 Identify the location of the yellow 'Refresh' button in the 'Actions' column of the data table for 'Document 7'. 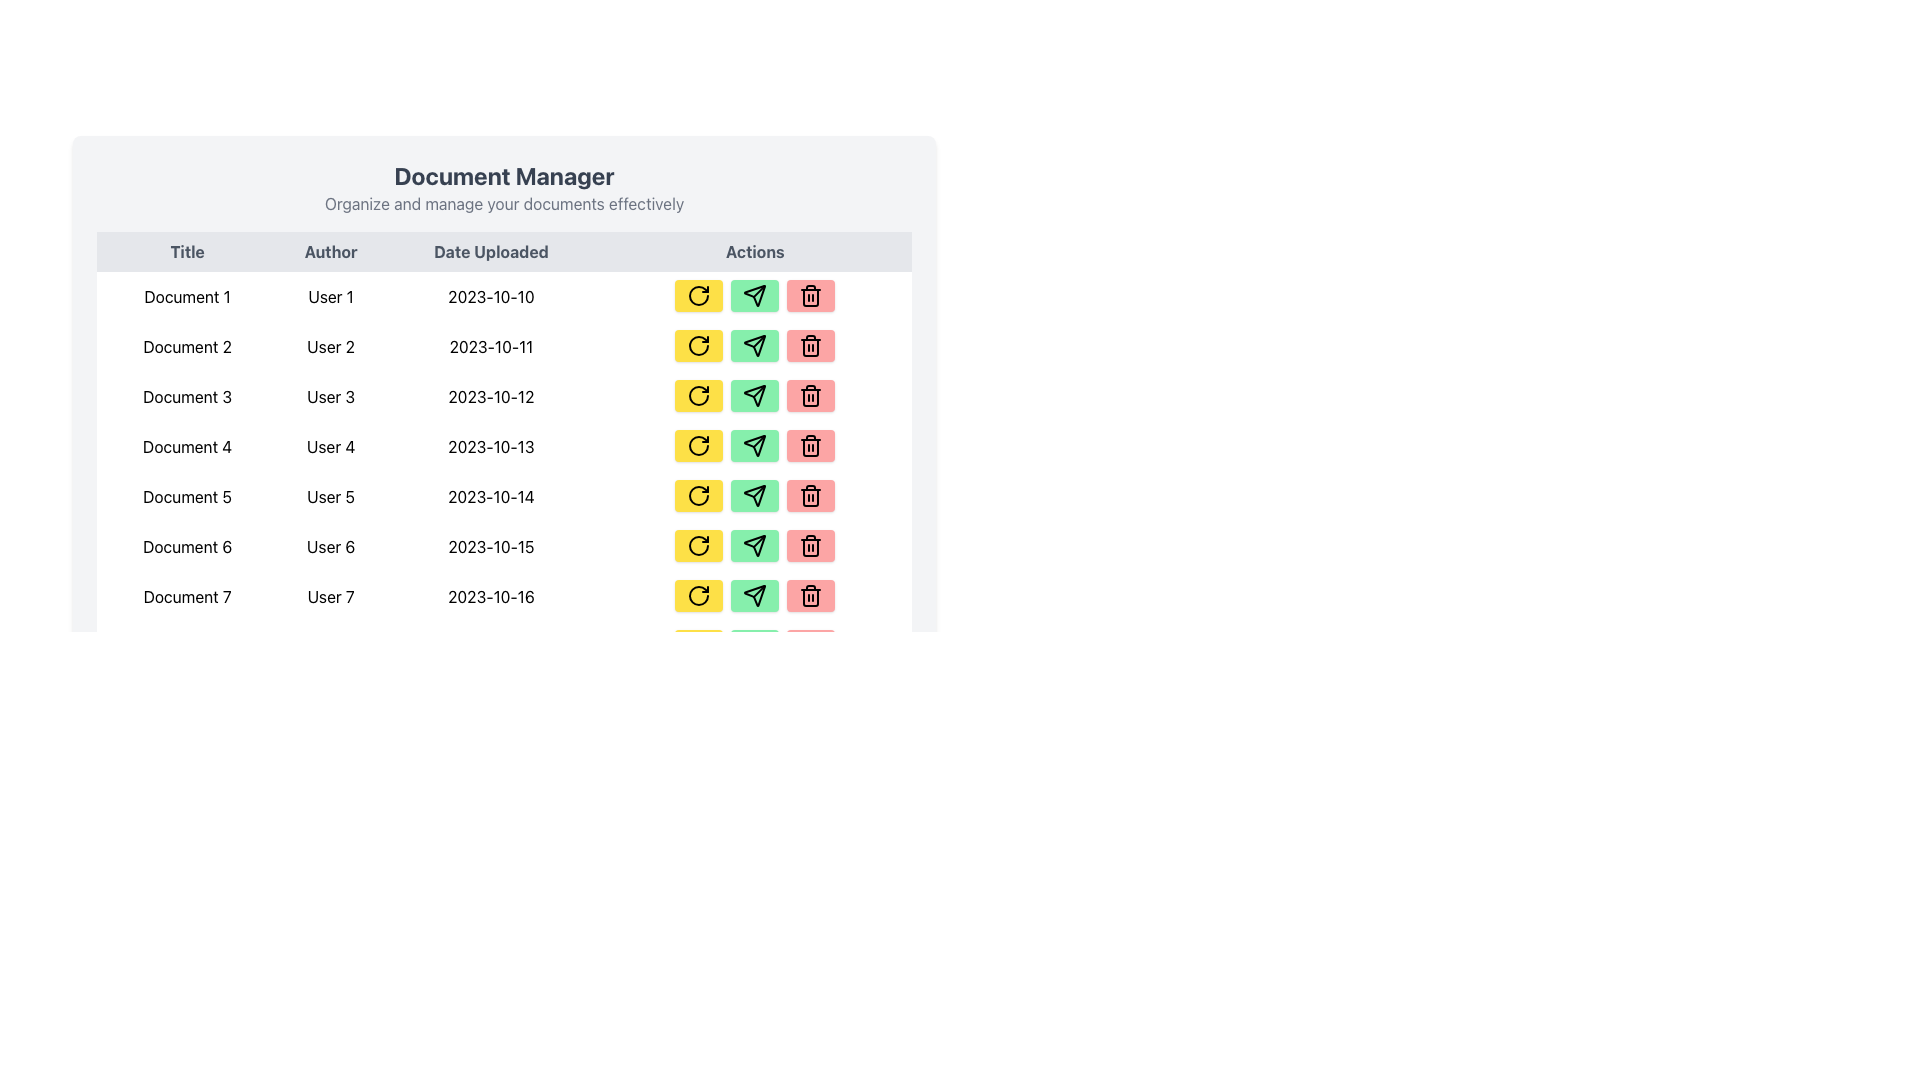
(699, 745).